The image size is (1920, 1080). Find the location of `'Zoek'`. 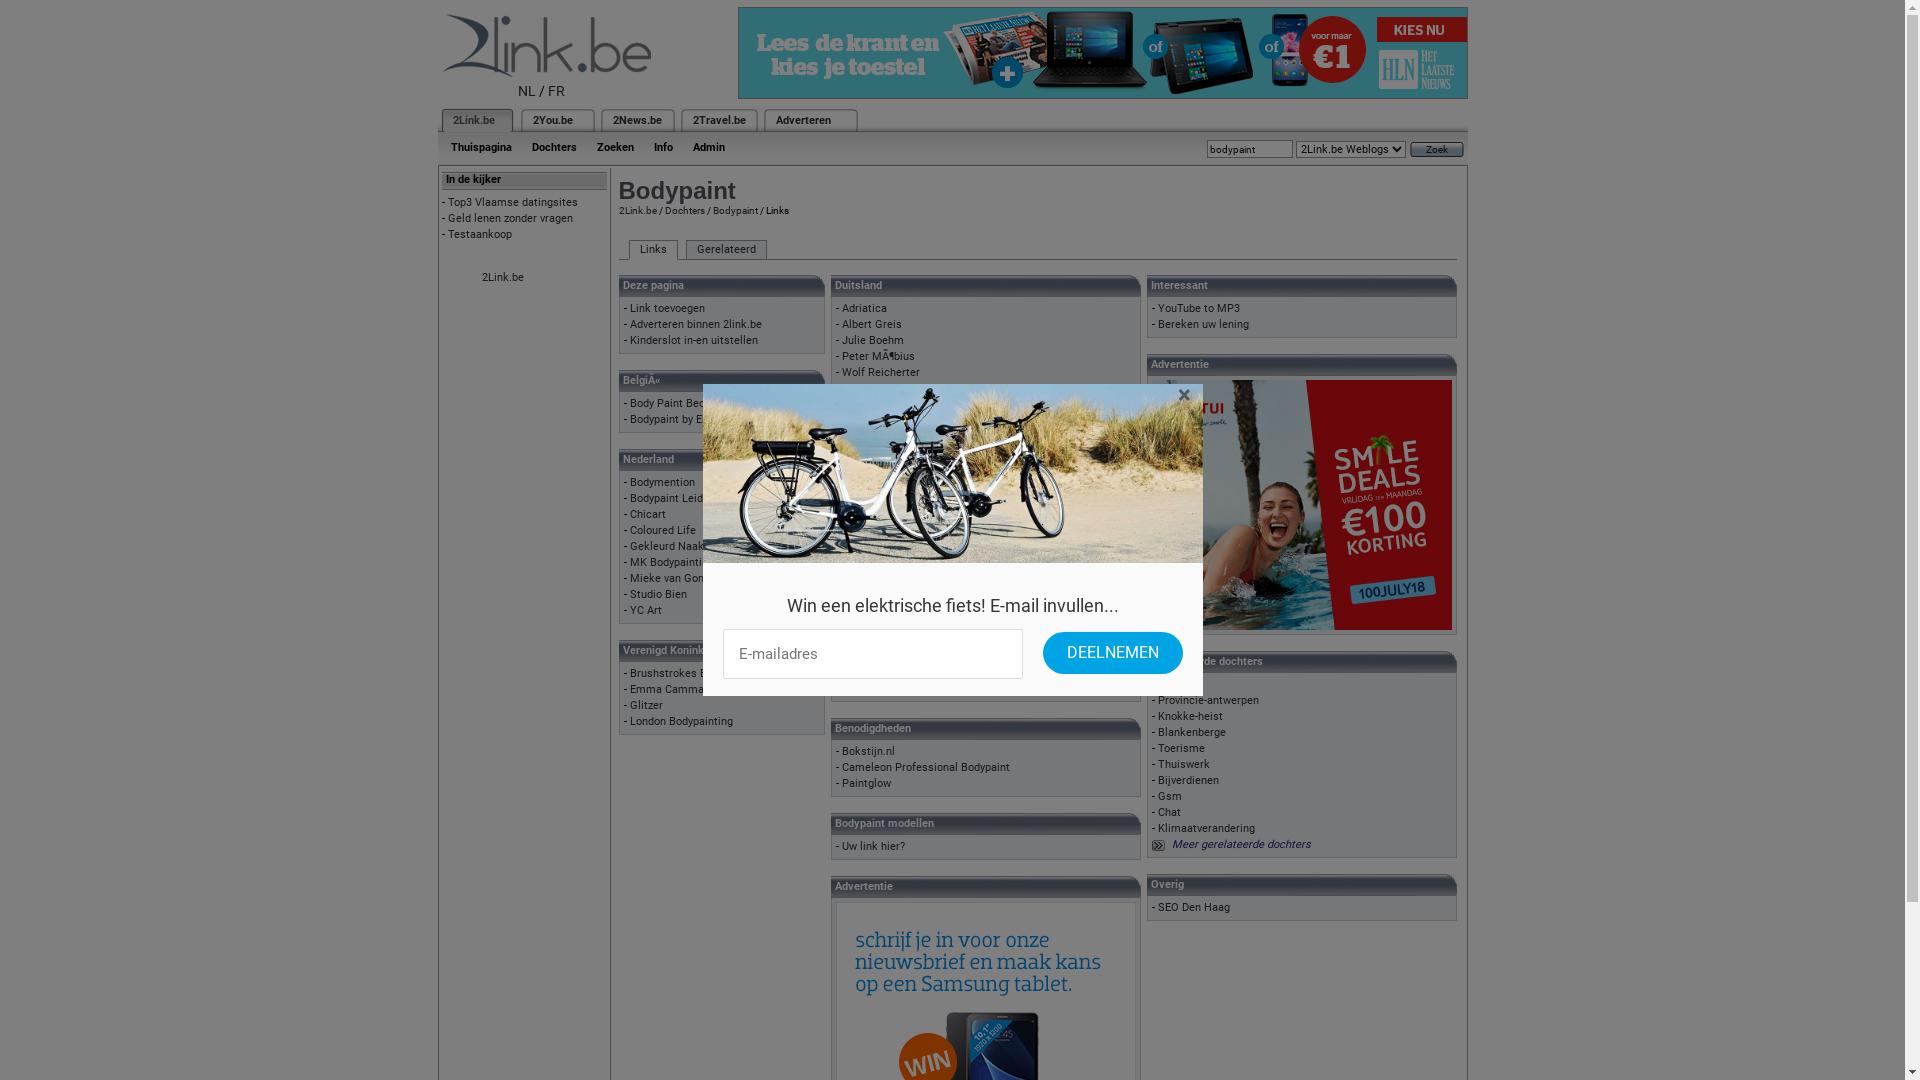

'Zoek' is located at coordinates (1435, 148).